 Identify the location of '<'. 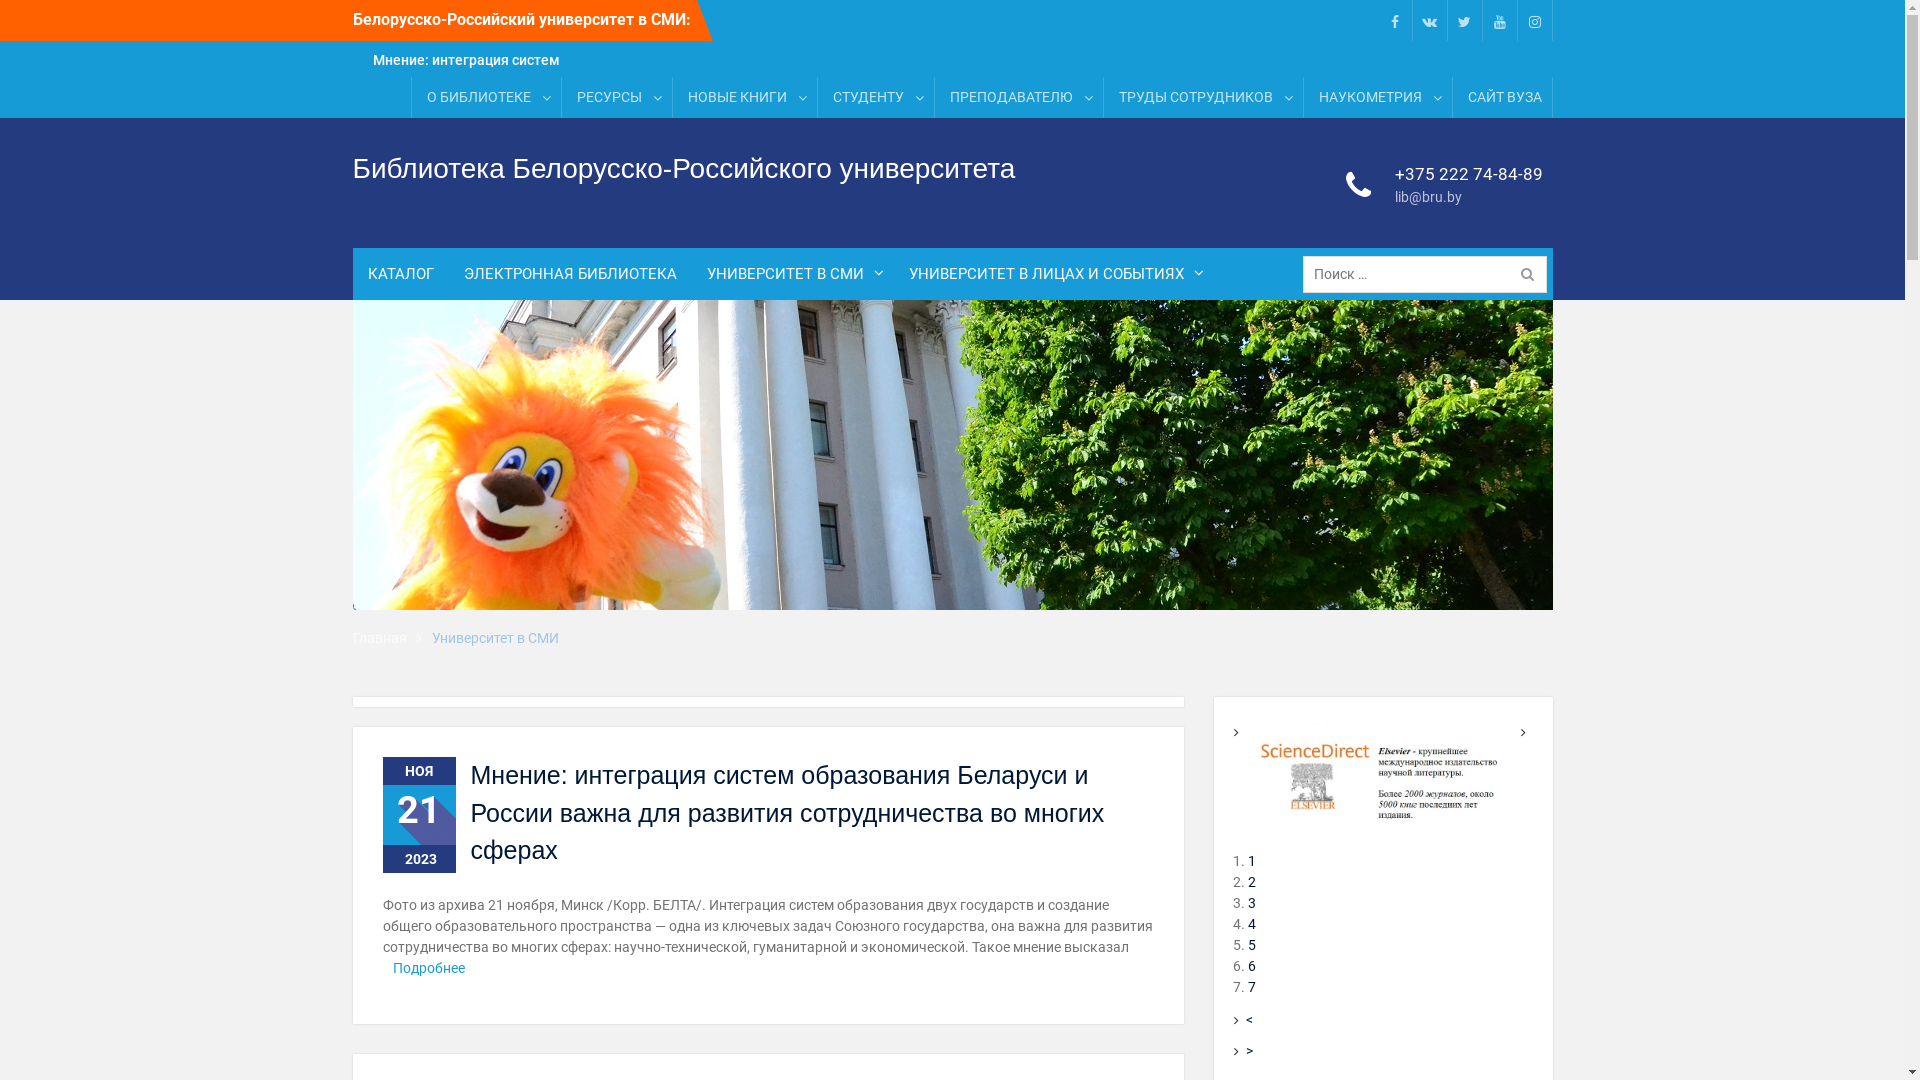
(1248, 1019).